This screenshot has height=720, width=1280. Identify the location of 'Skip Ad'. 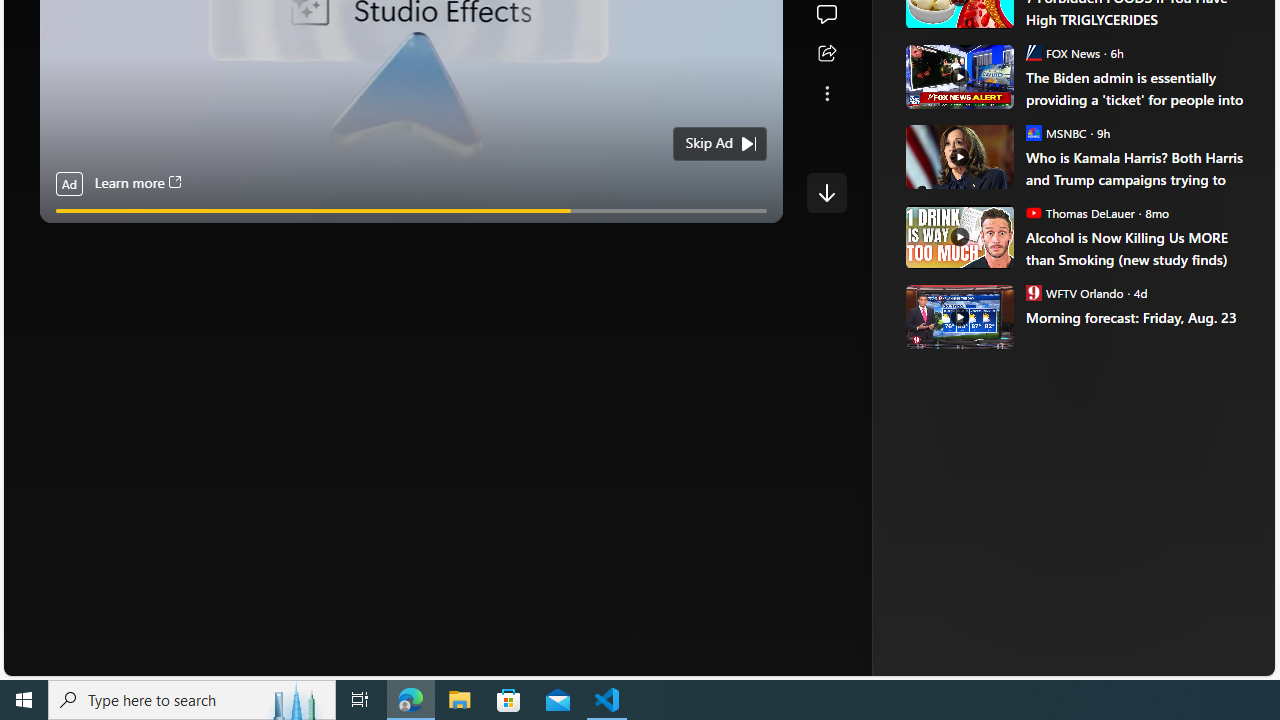
(709, 142).